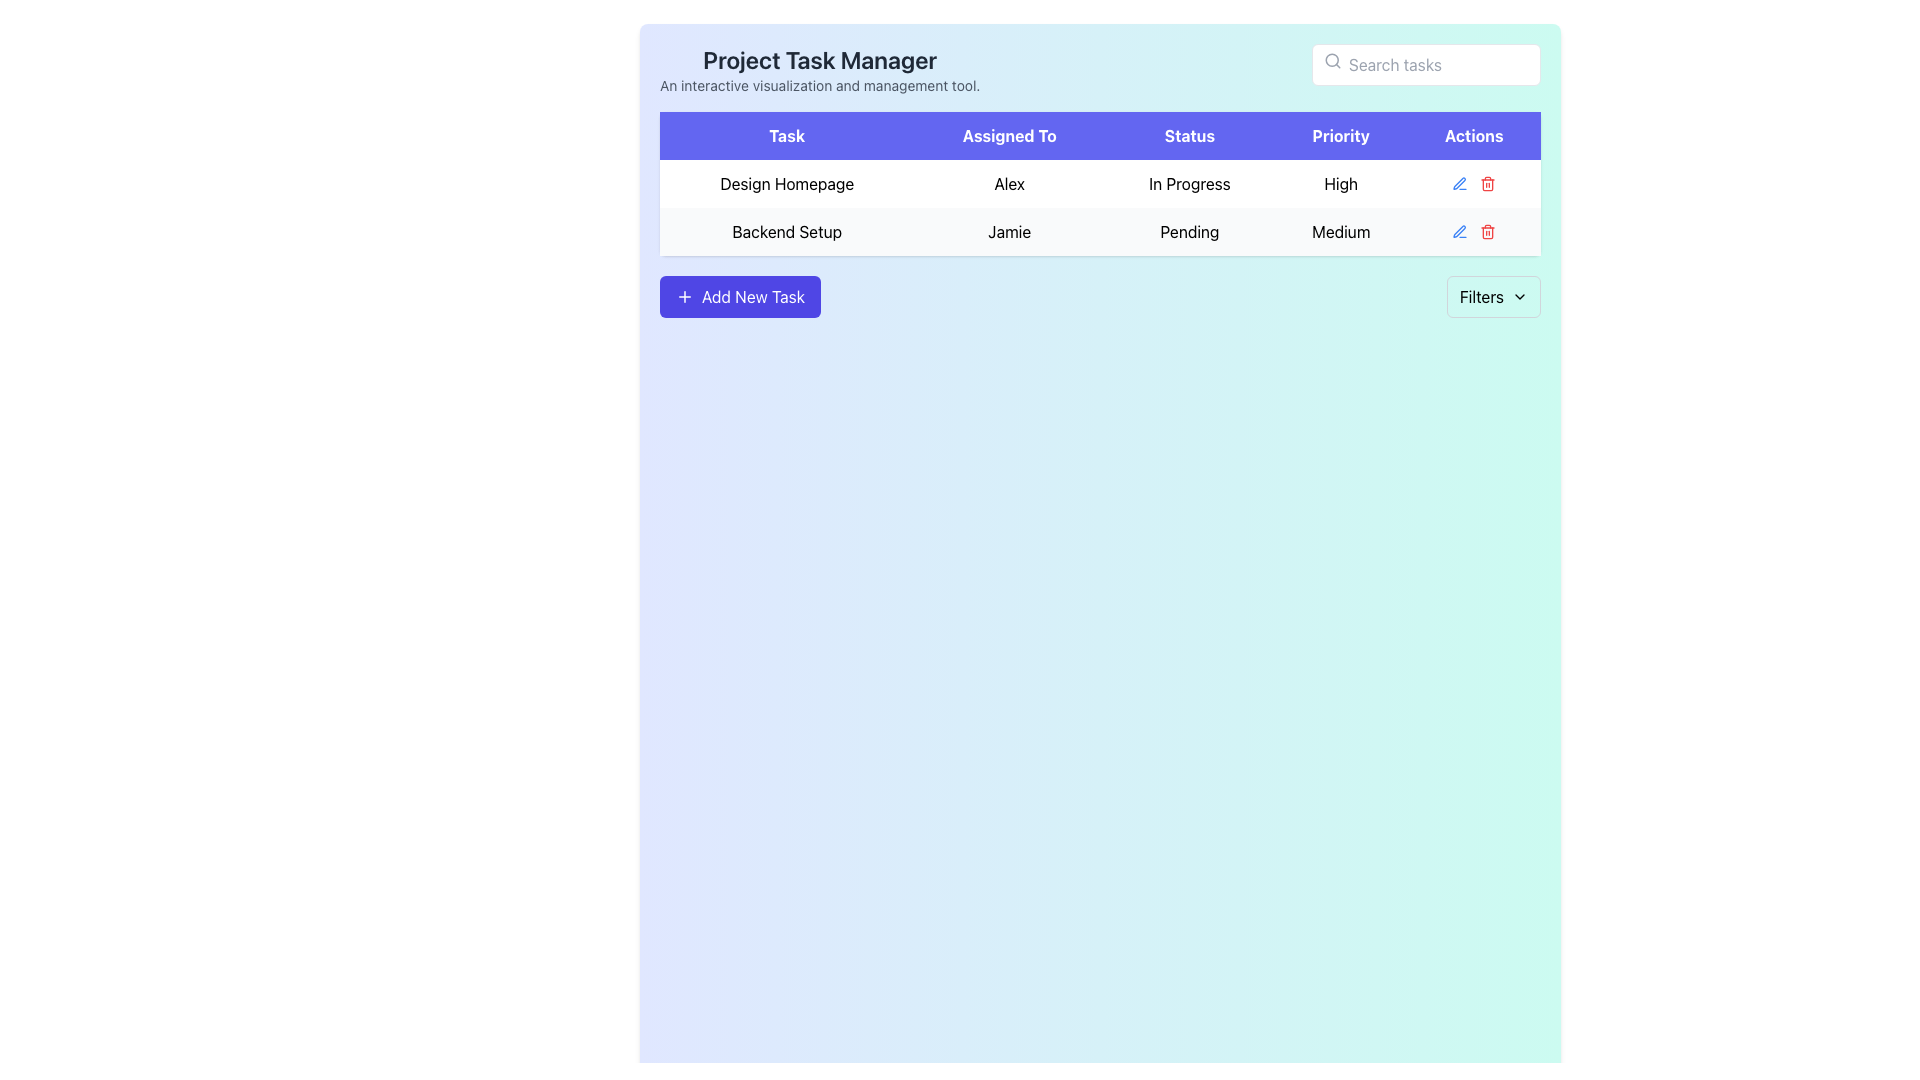 Image resolution: width=1920 pixels, height=1080 pixels. What do you see at coordinates (752, 297) in the screenshot?
I see `the 'Add New Task' text label, which is styled in white on a blue background and is part of a button with rounded corners` at bounding box center [752, 297].